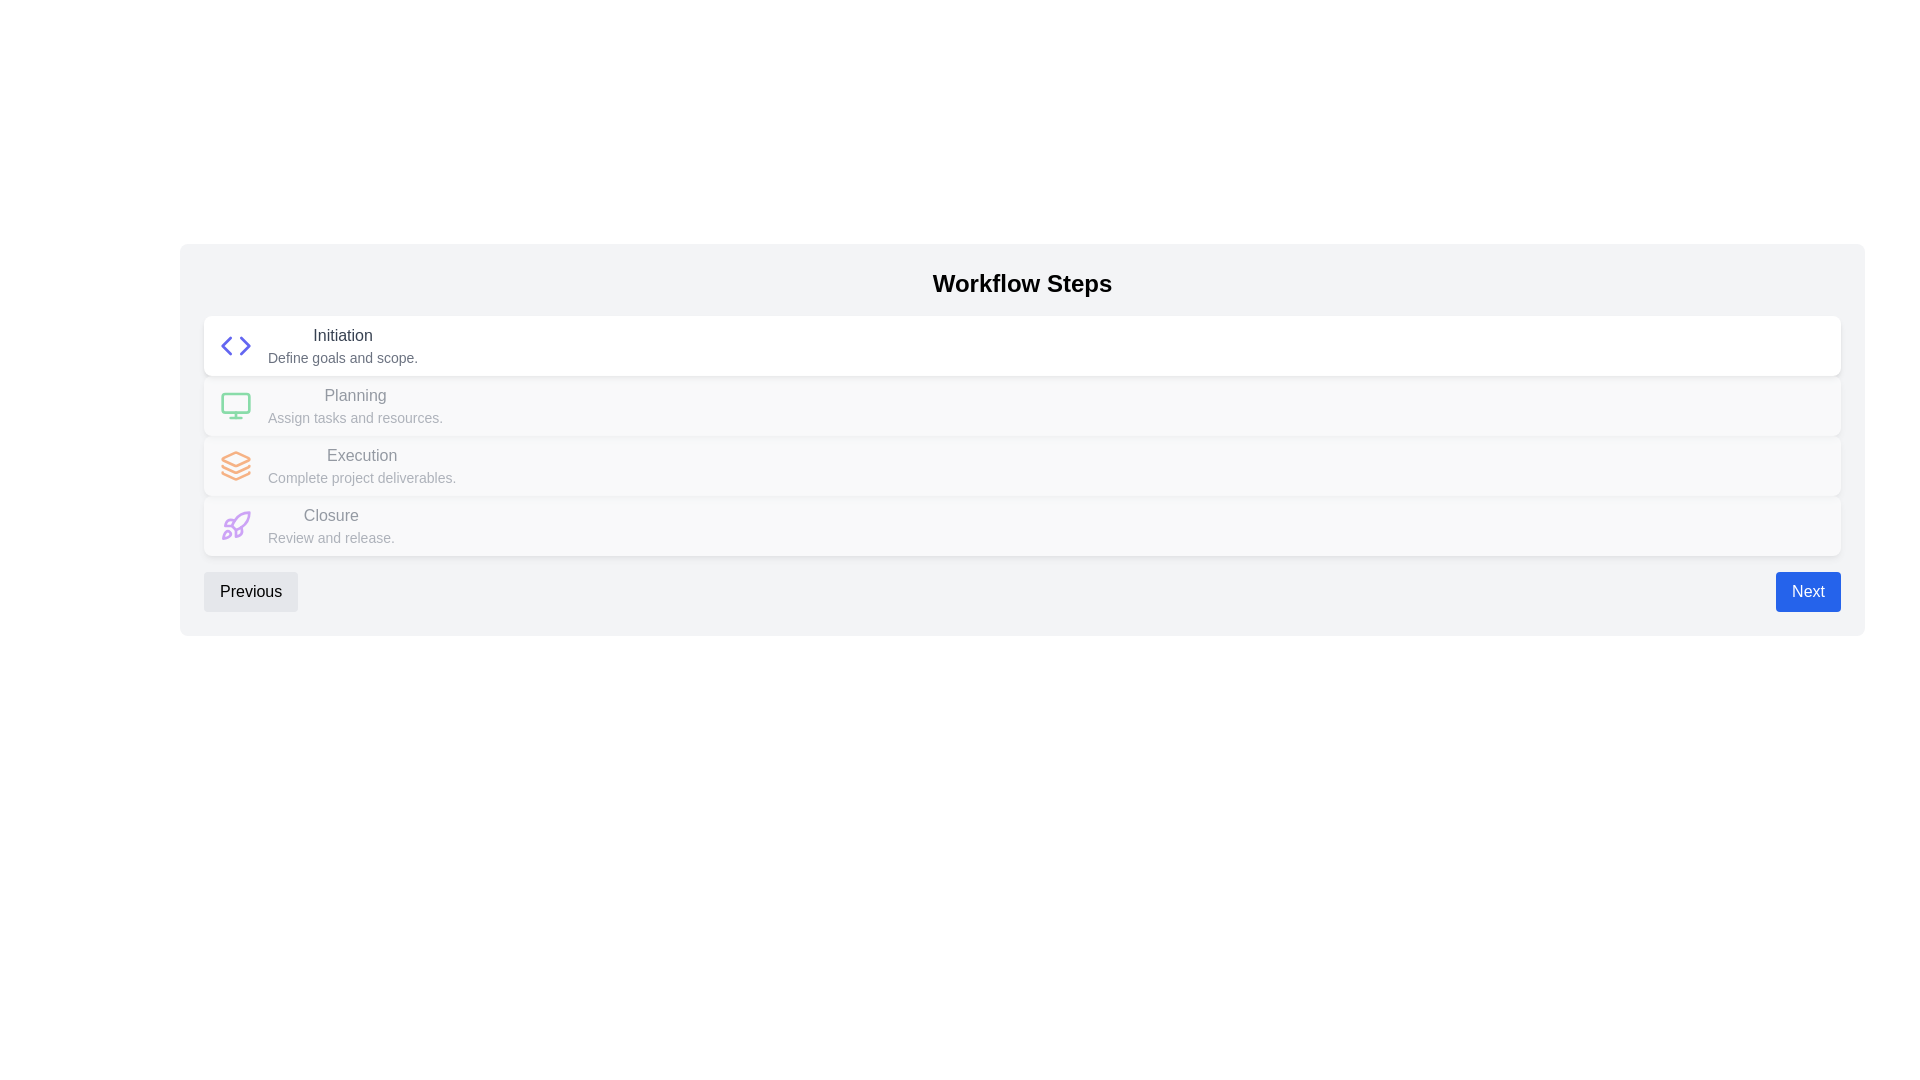 The height and width of the screenshot is (1080, 1920). I want to click on the 'Execution' text label in the Workflow Steps, which provides the instruction 'Complete project deliverables.', so click(362, 466).